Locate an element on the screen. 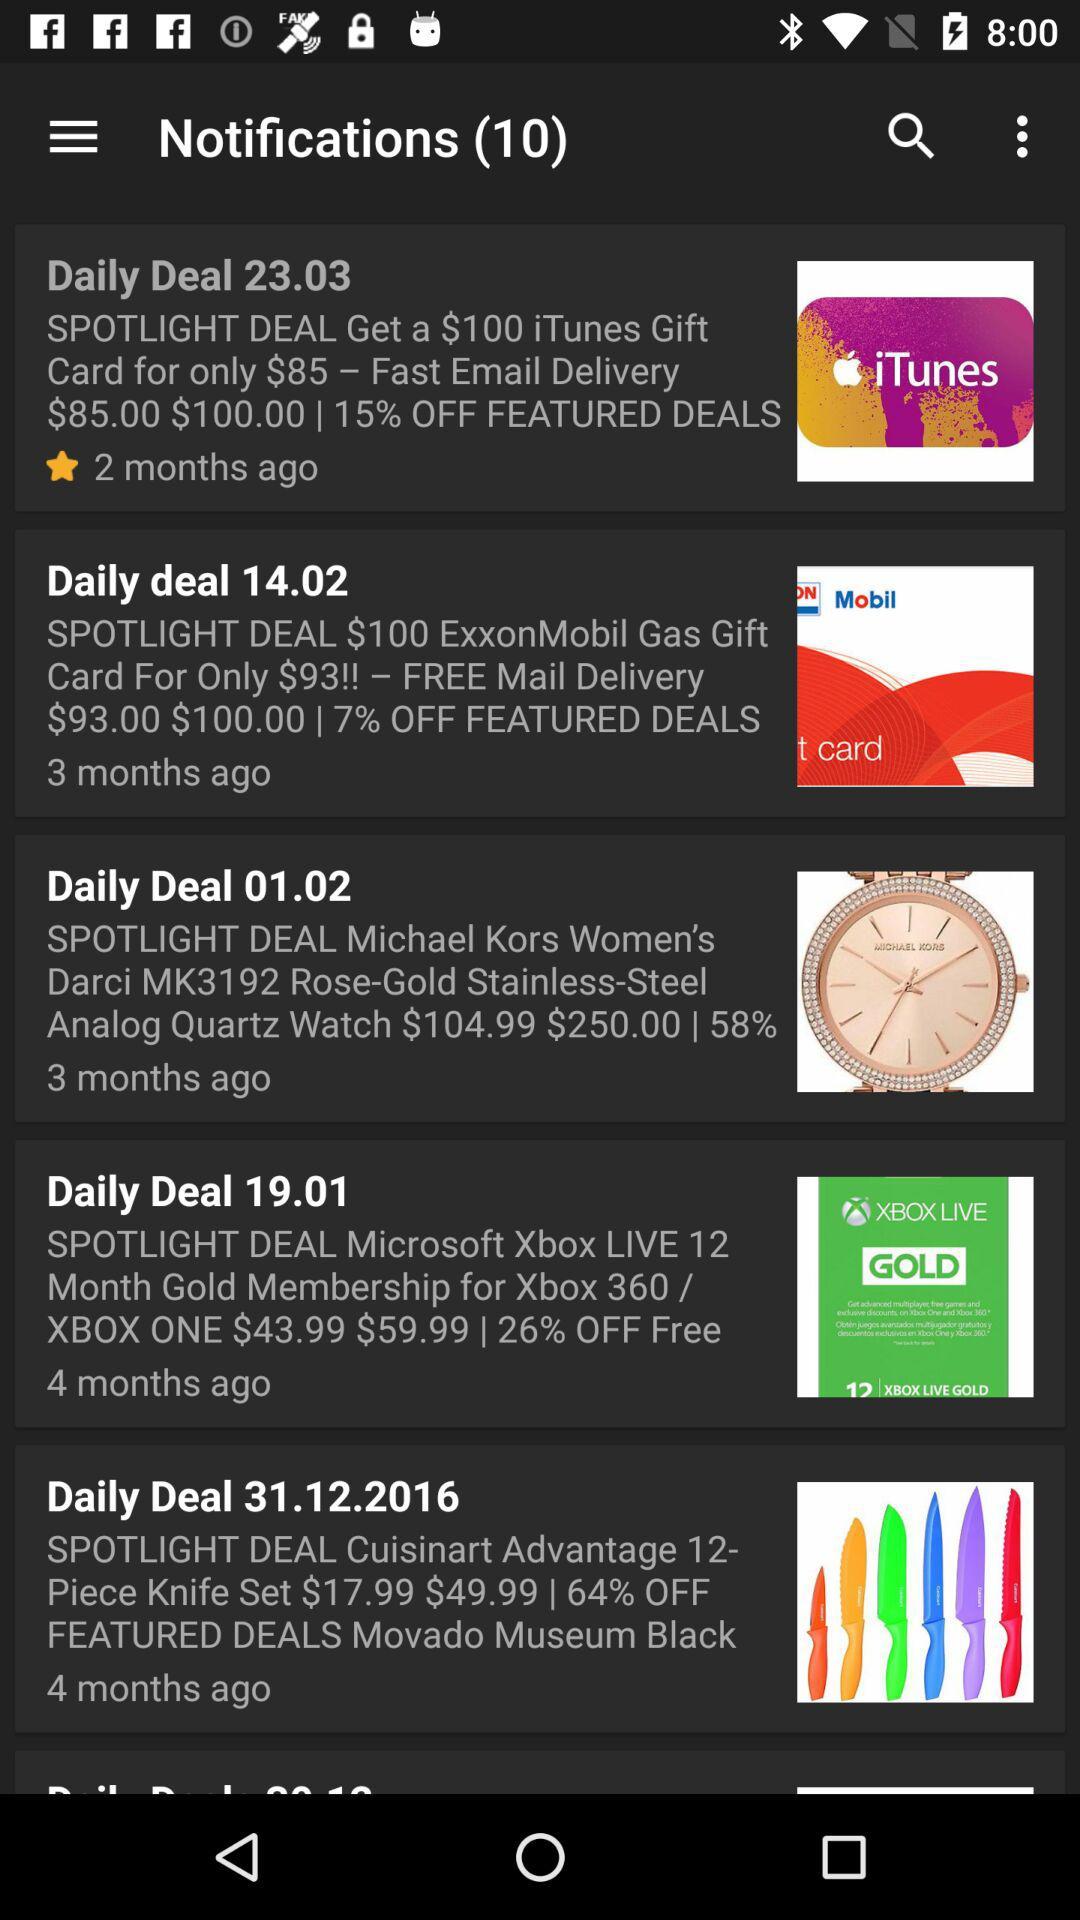 This screenshot has width=1080, height=1920. the search button on the web page is located at coordinates (911, 136).